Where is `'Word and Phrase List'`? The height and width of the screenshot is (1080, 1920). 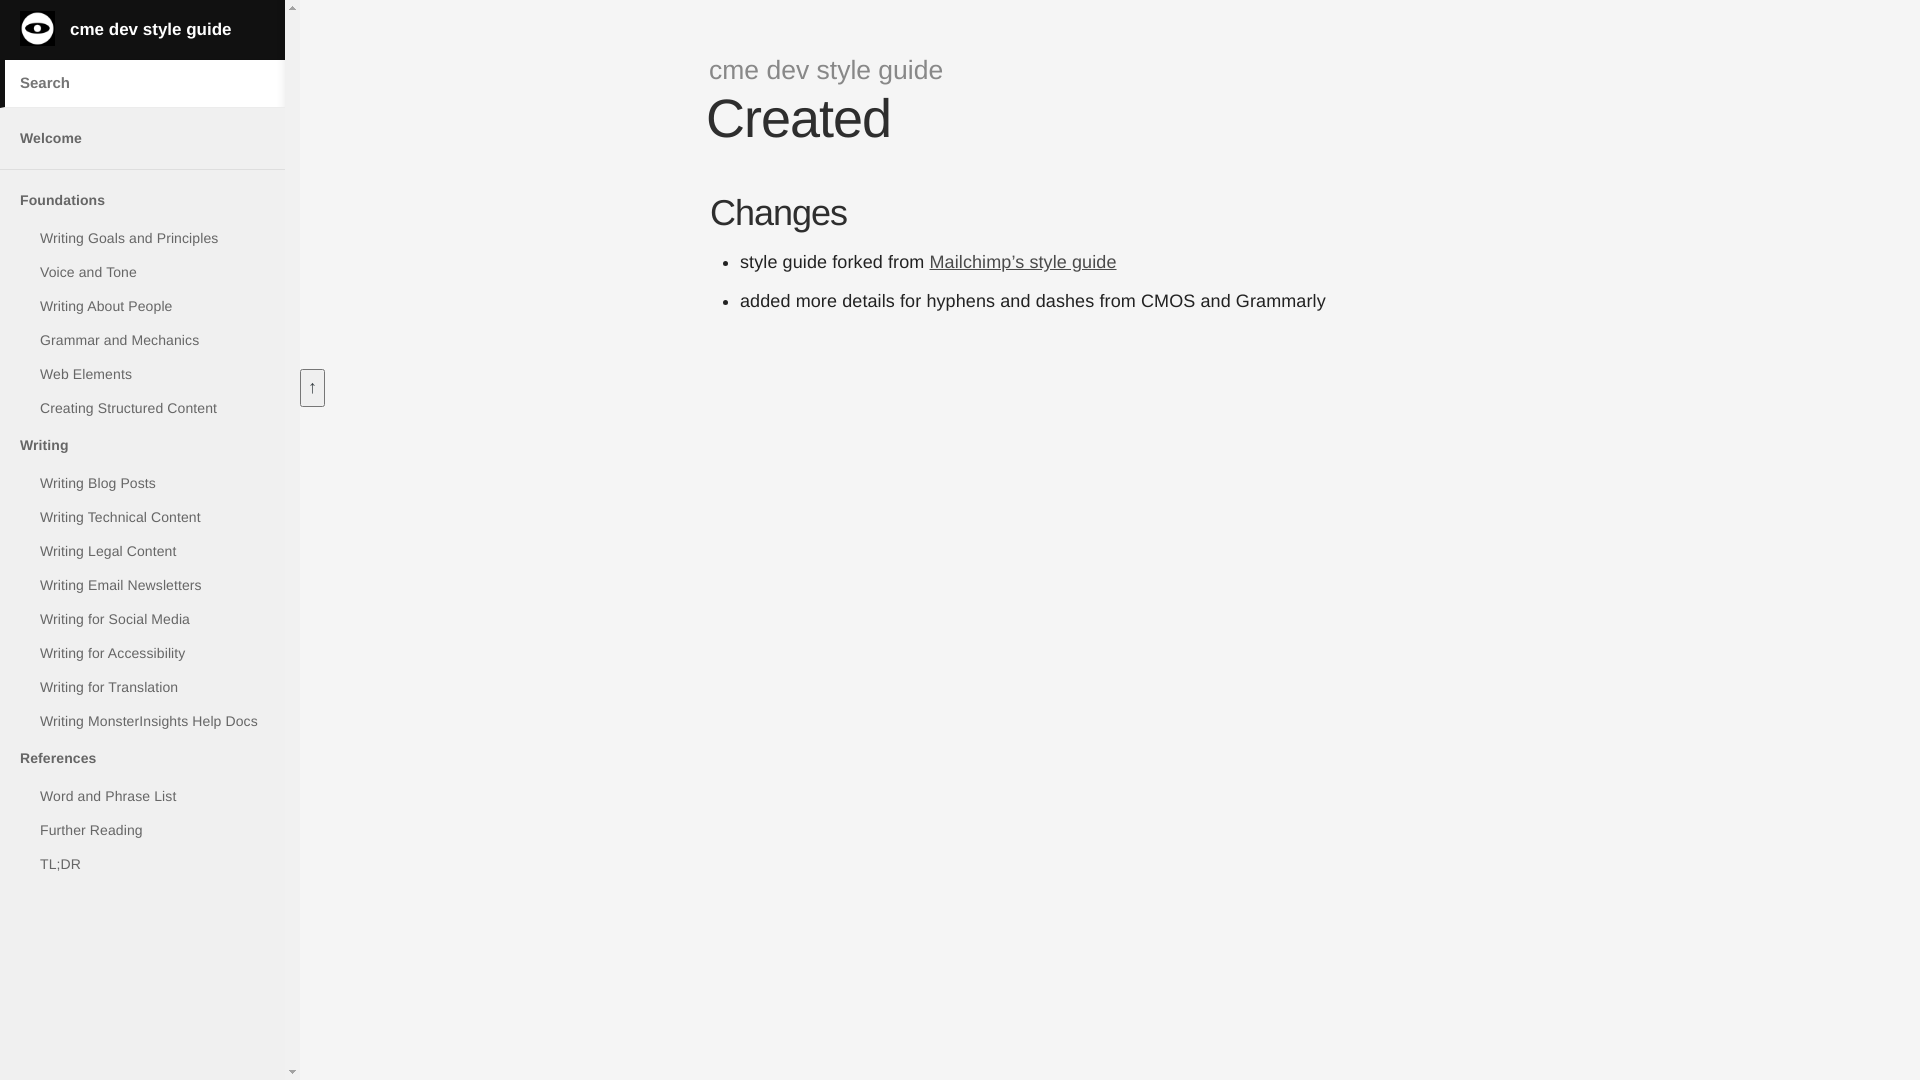
'Word and Phrase List' is located at coordinates (141, 794).